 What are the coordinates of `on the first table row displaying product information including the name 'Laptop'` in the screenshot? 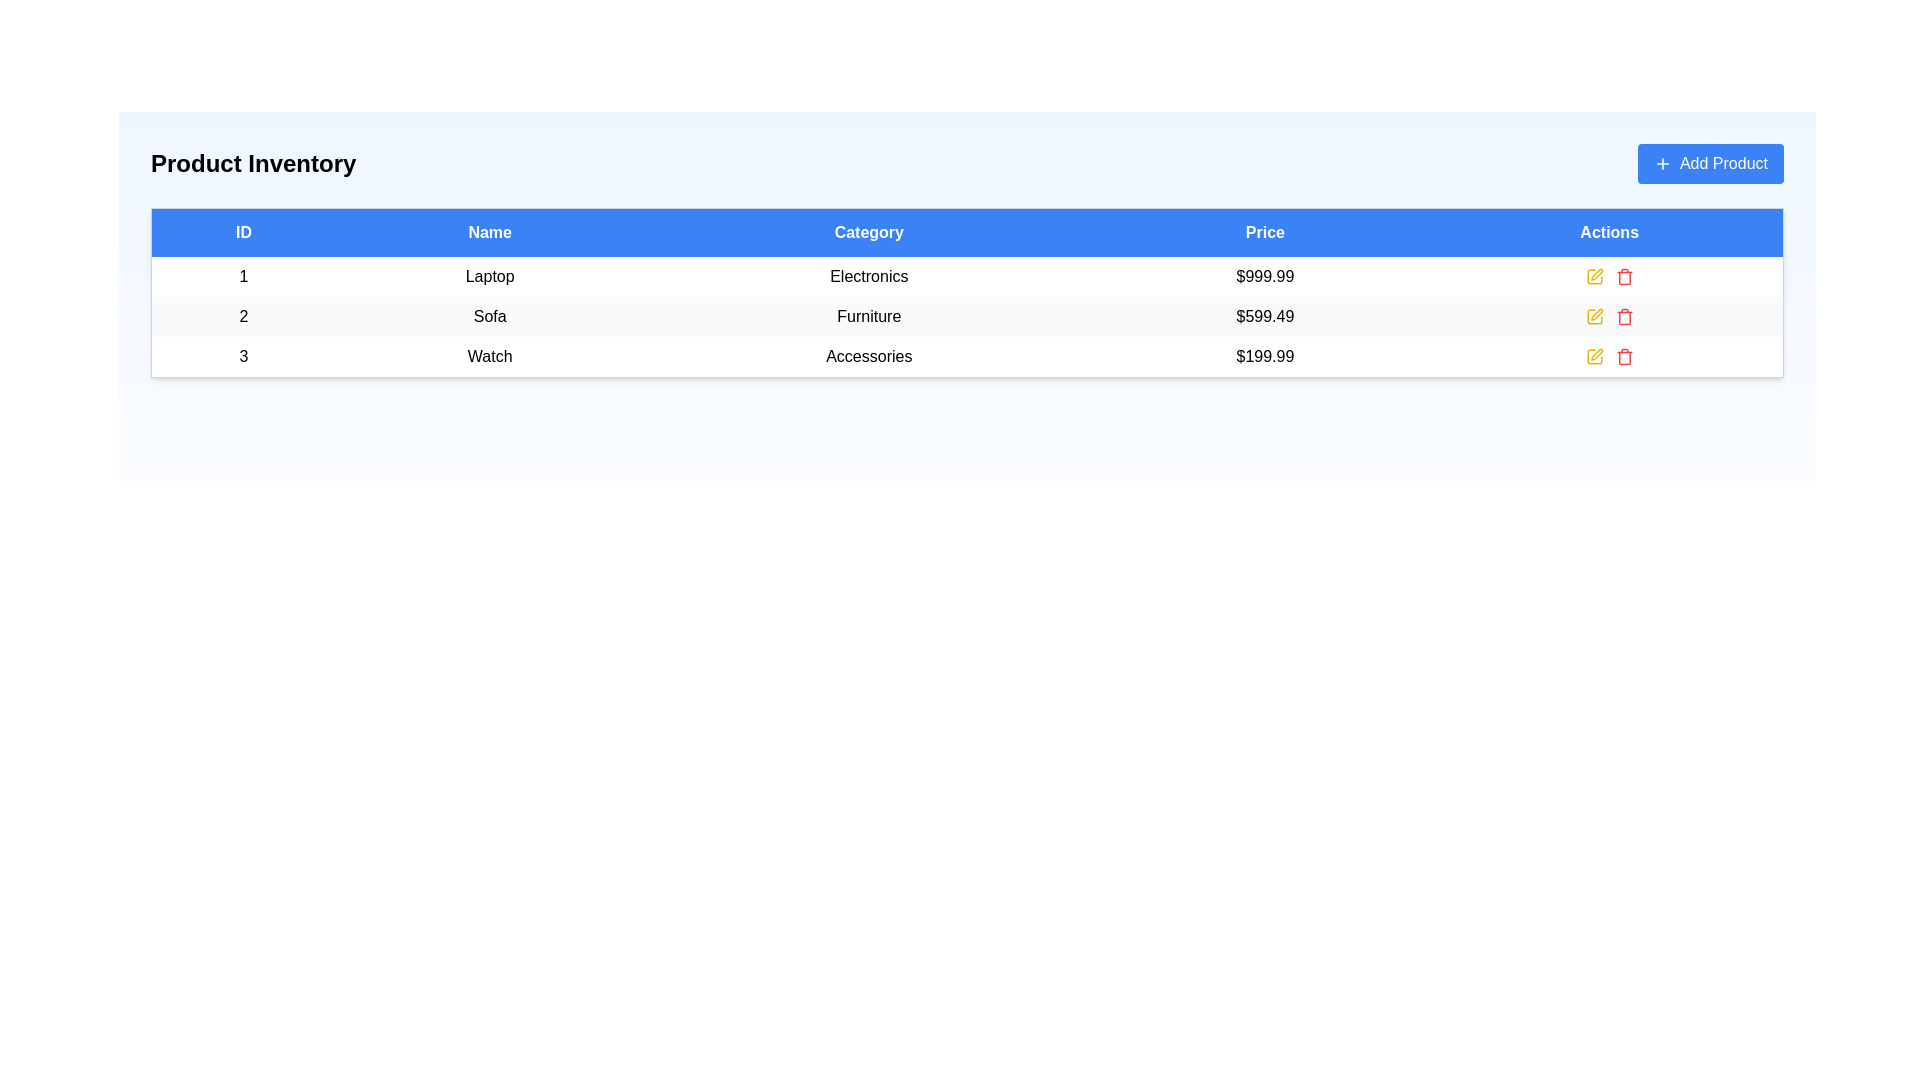 It's located at (967, 277).